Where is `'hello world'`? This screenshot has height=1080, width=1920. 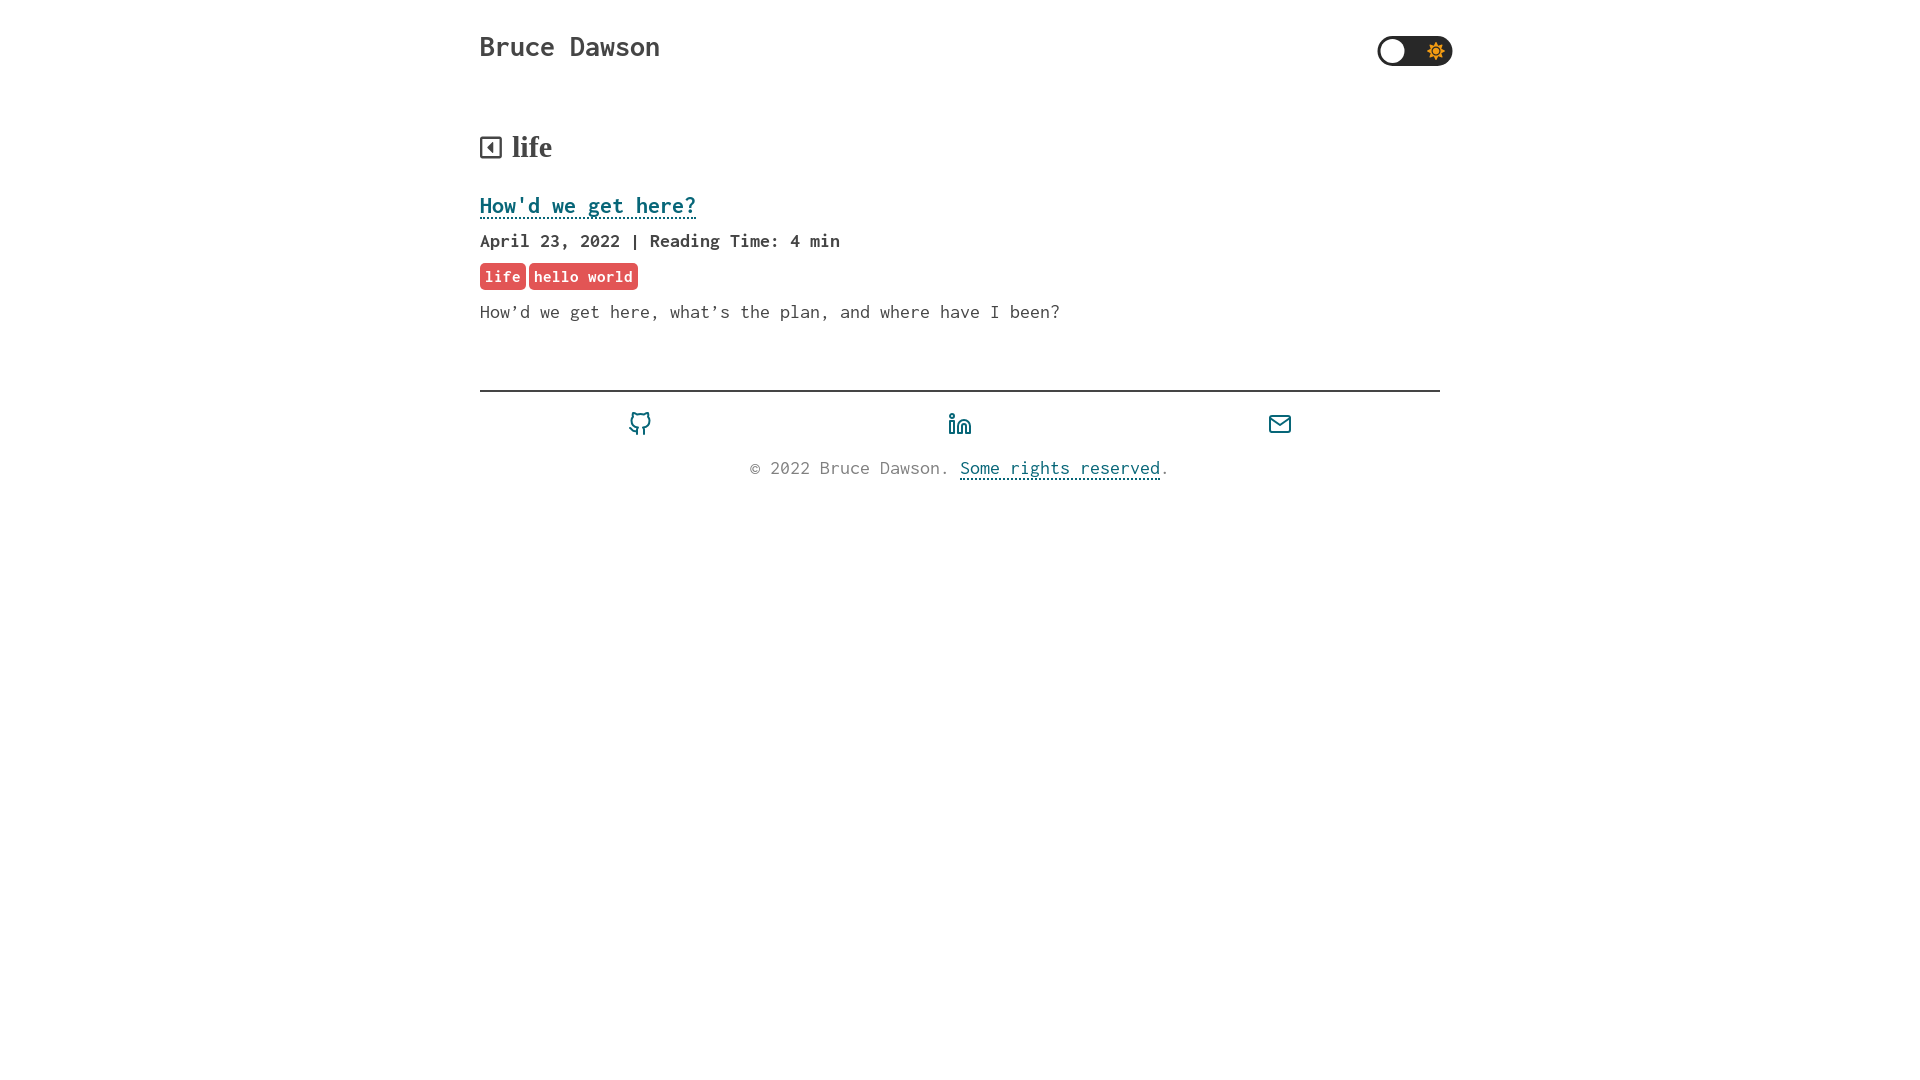 'hello world' is located at coordinates (582, 276).